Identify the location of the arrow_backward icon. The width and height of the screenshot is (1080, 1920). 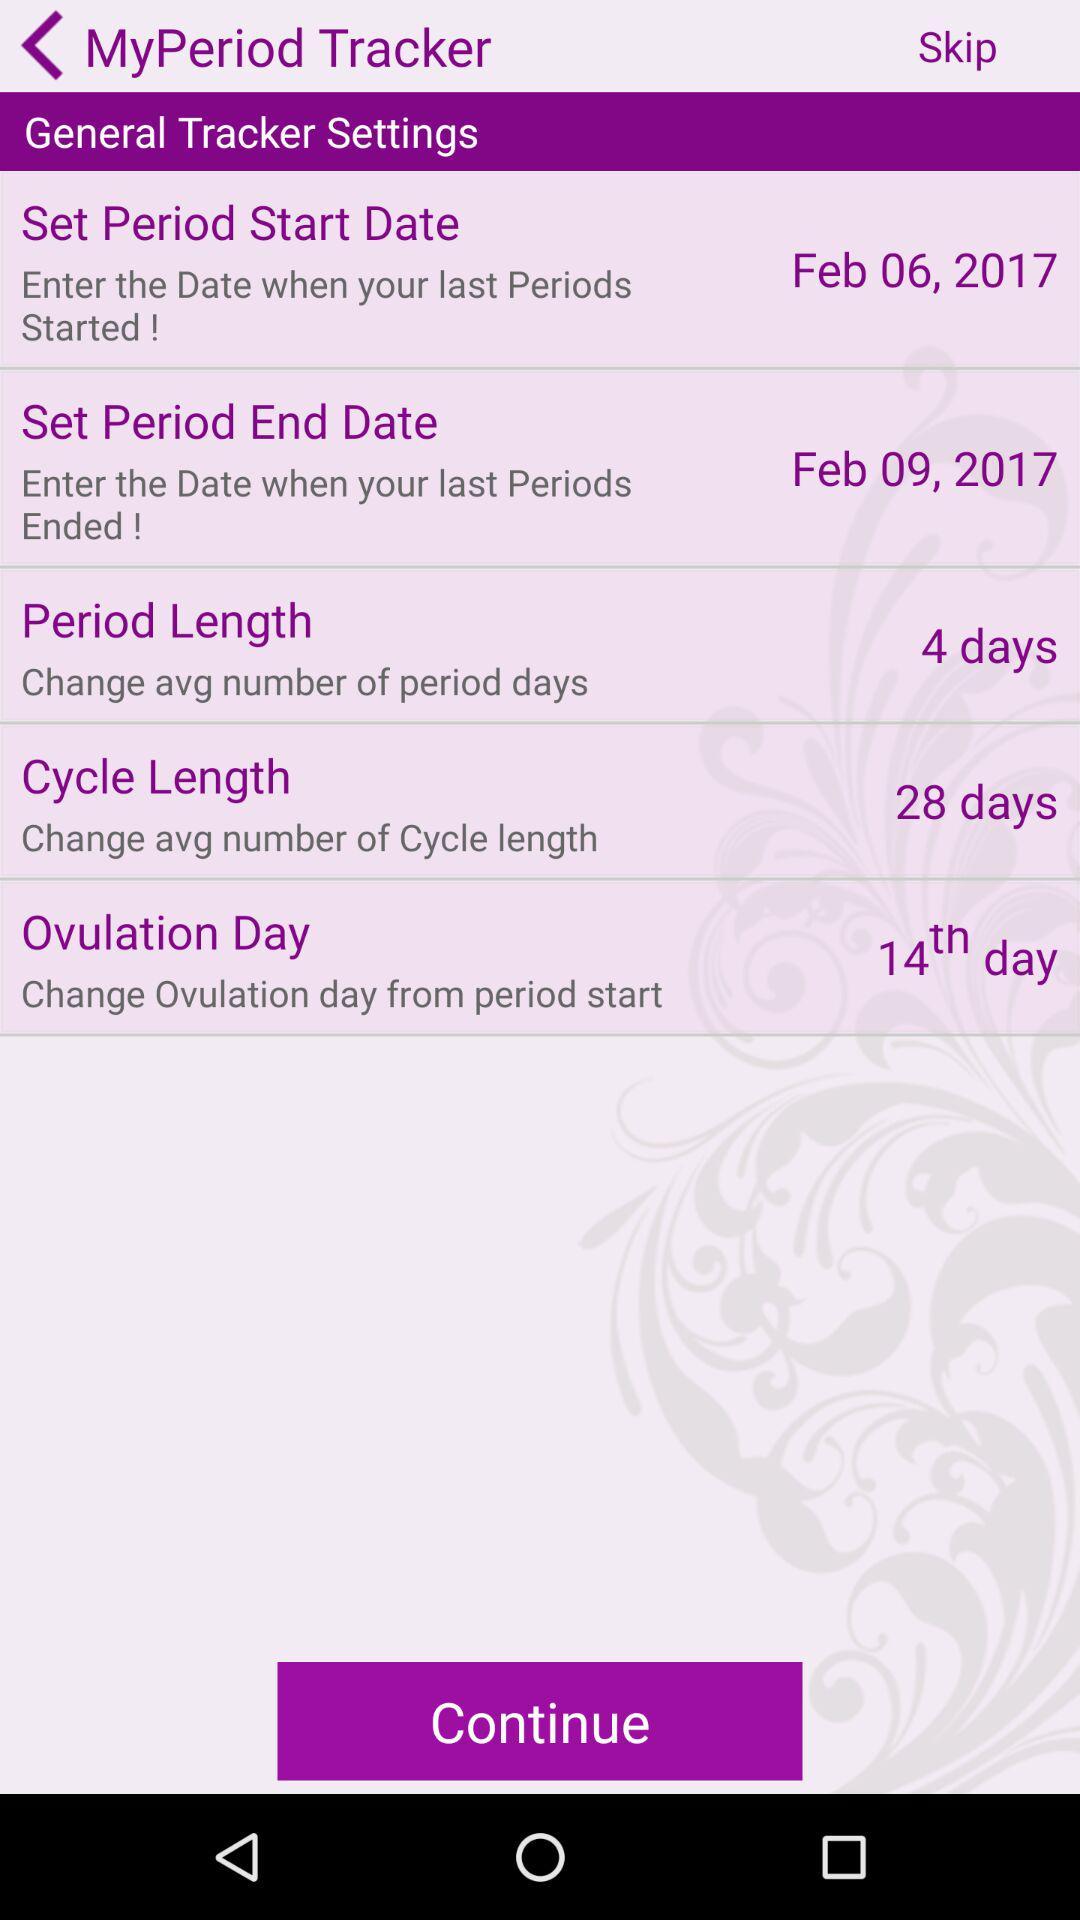
(42, 48).